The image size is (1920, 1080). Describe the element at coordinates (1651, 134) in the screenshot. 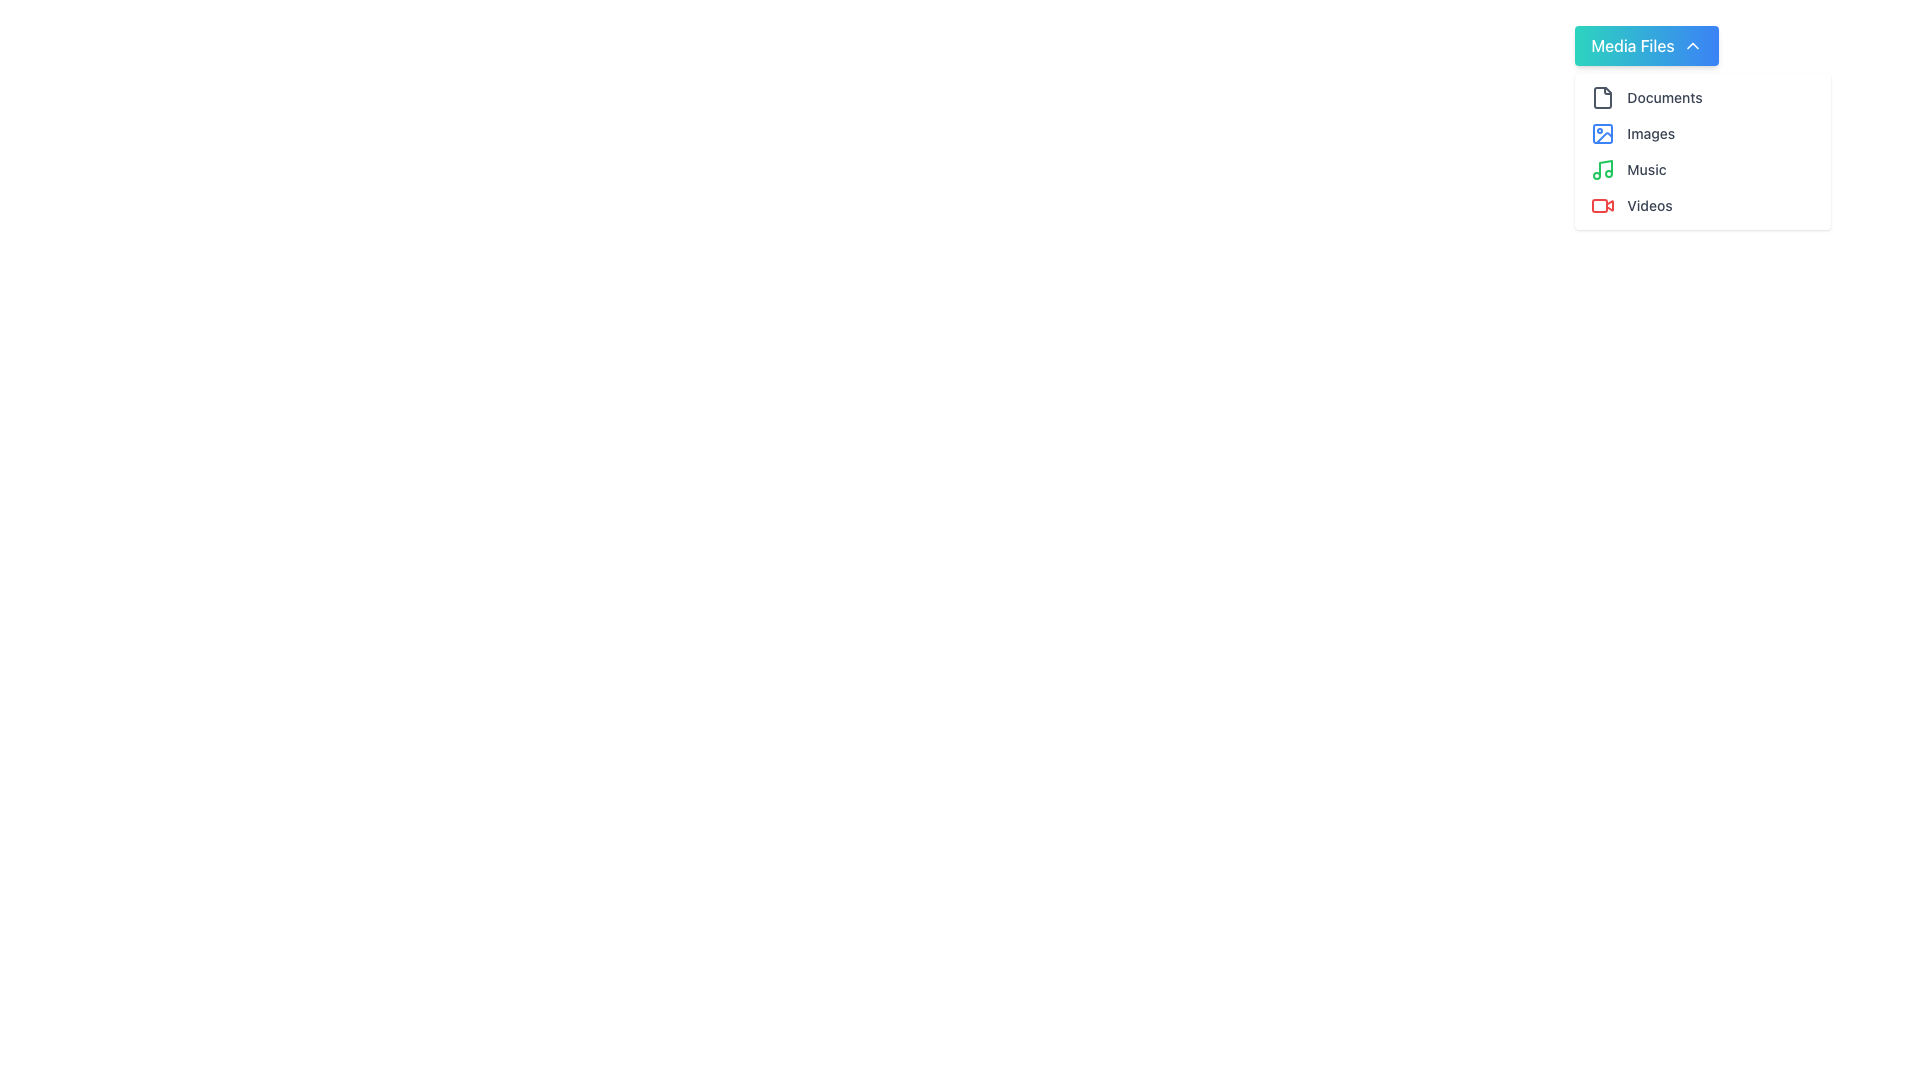

I see `the 'Images' text label, which is the second item in the 'Media Files' list` at that location.